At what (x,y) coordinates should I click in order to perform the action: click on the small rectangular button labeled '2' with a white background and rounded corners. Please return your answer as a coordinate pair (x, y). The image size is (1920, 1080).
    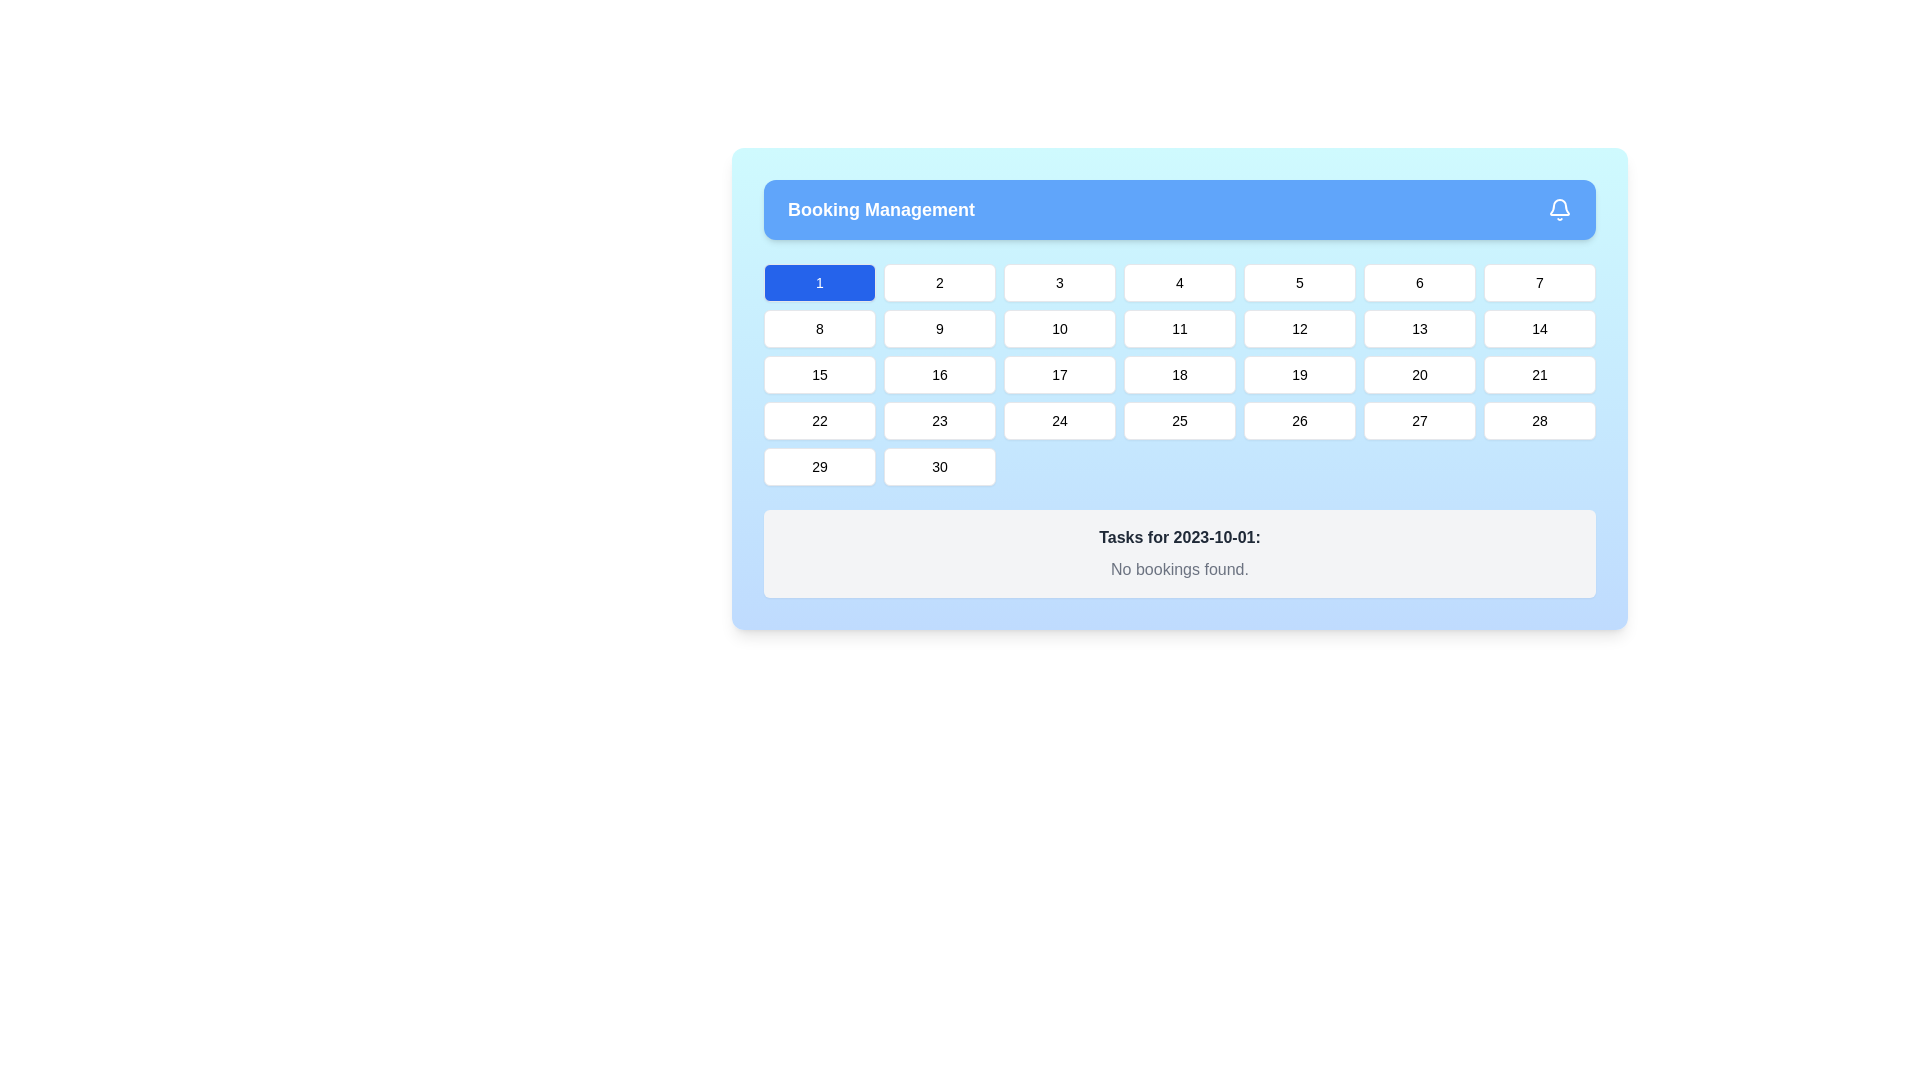
    Looking at the image, I should click on (939, 282).